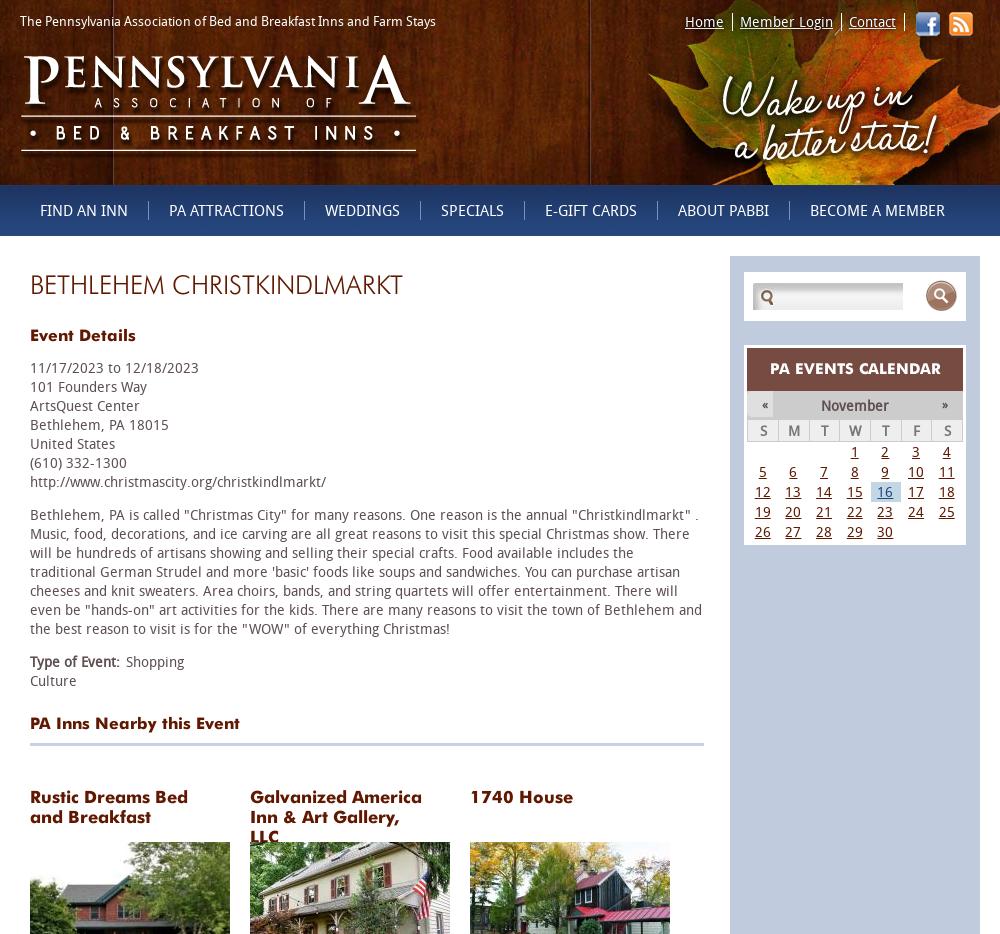 The image size is (1000, 934). I want to click on 'United States', so click(71, 443).